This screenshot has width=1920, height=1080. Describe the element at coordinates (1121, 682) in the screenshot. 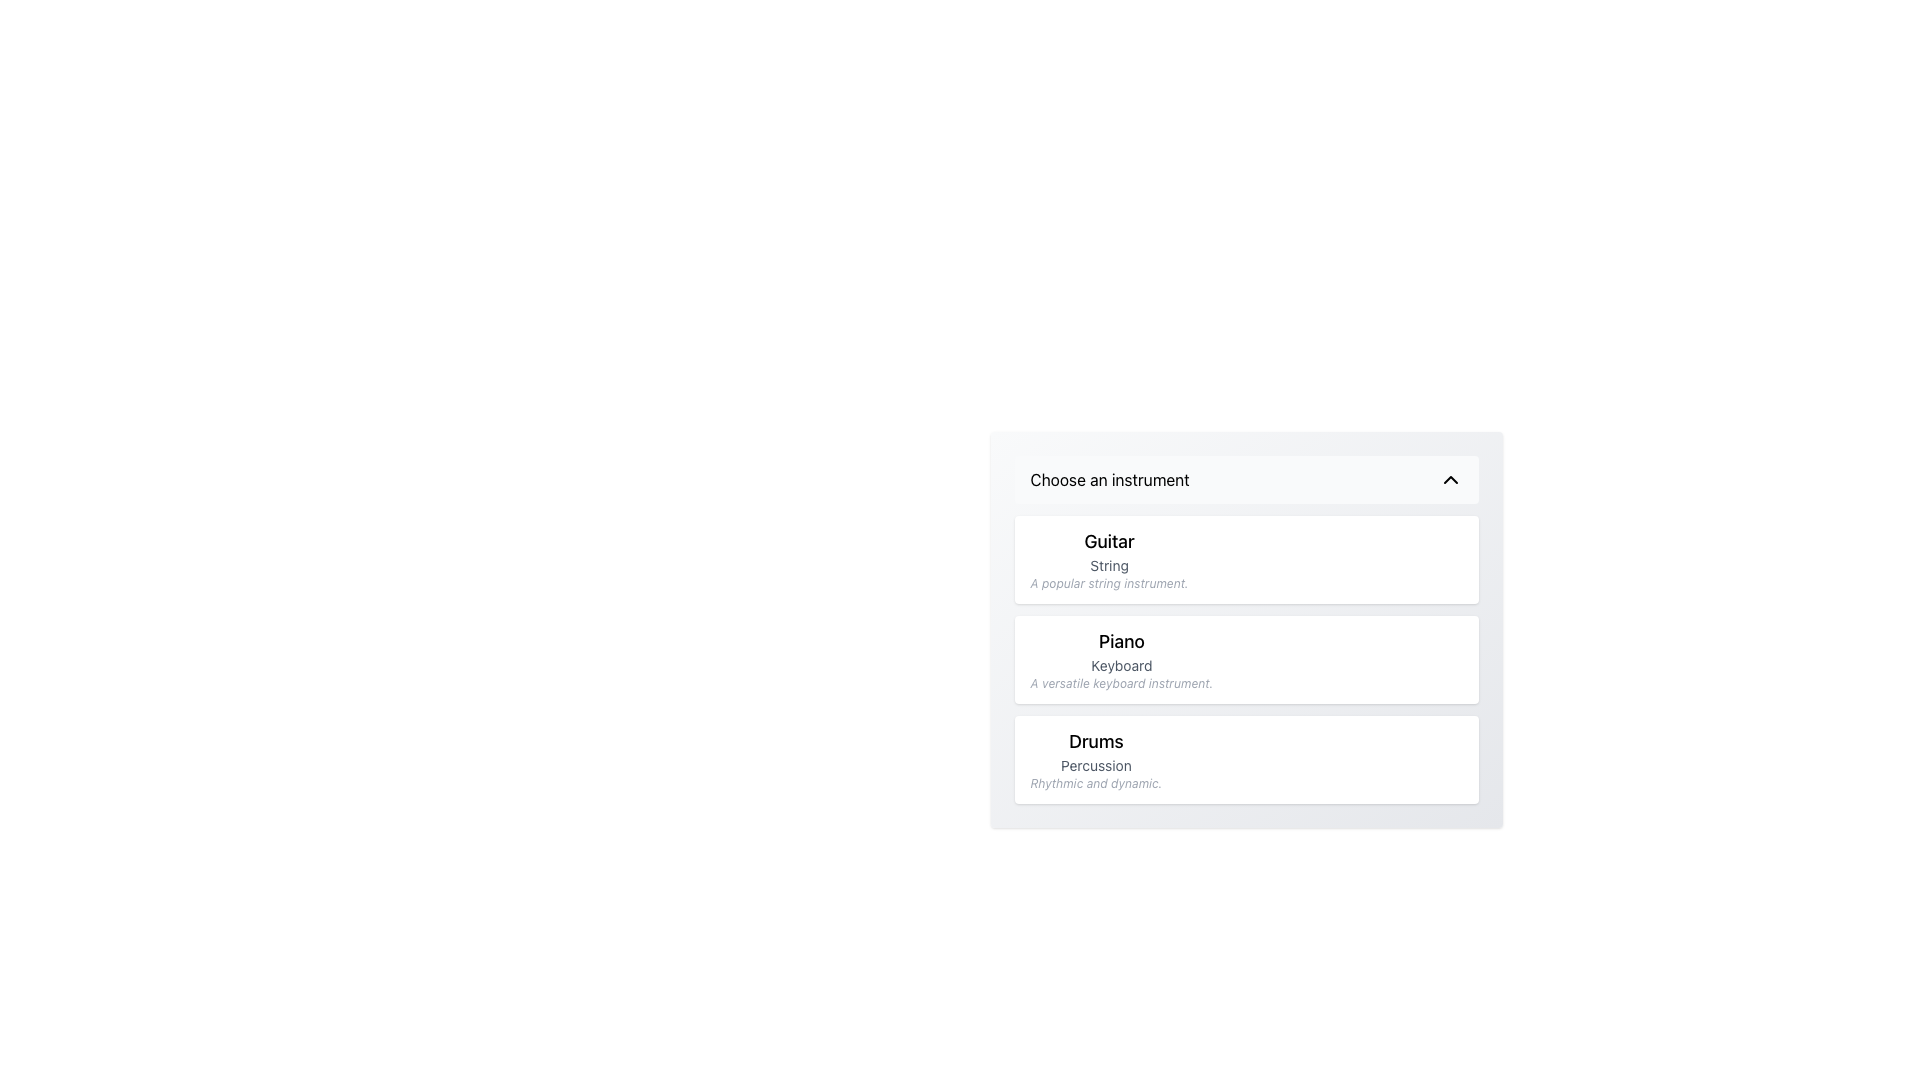

I see `the descriptive text label that provides information about the 'Piano' option in the dropdown menu of musical instruments` at that location.